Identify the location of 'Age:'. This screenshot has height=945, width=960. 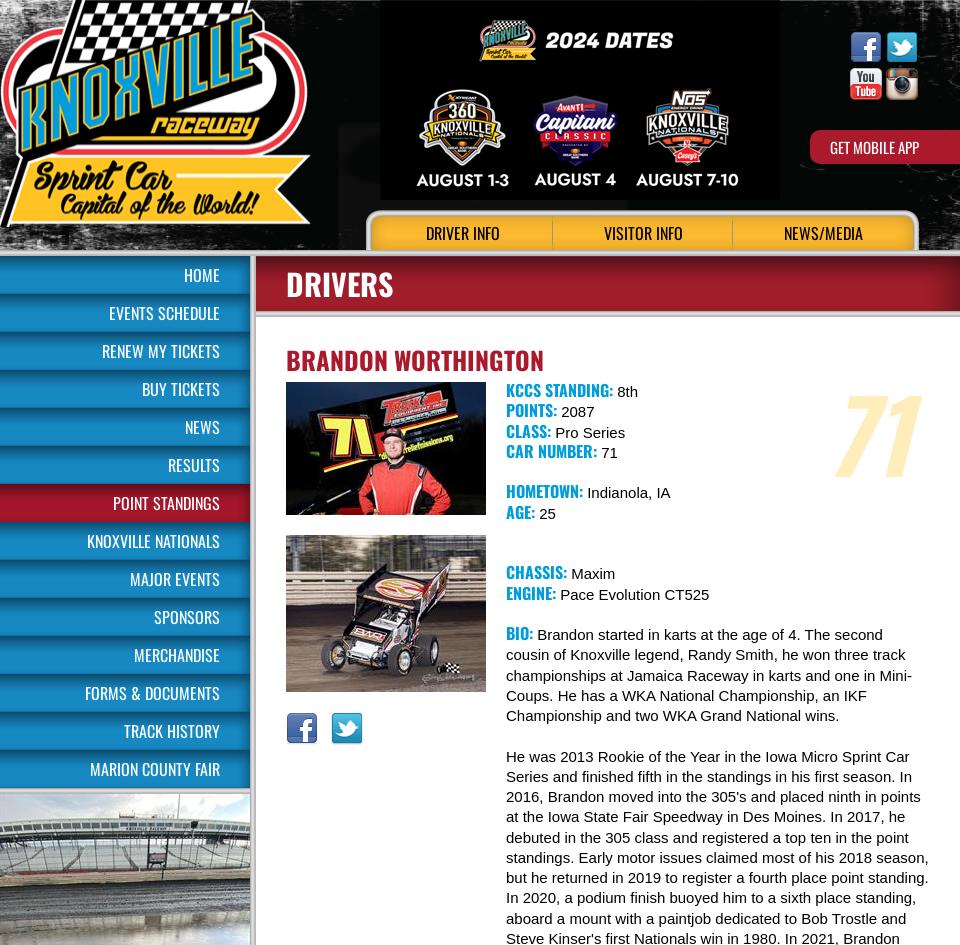
(519, 509).